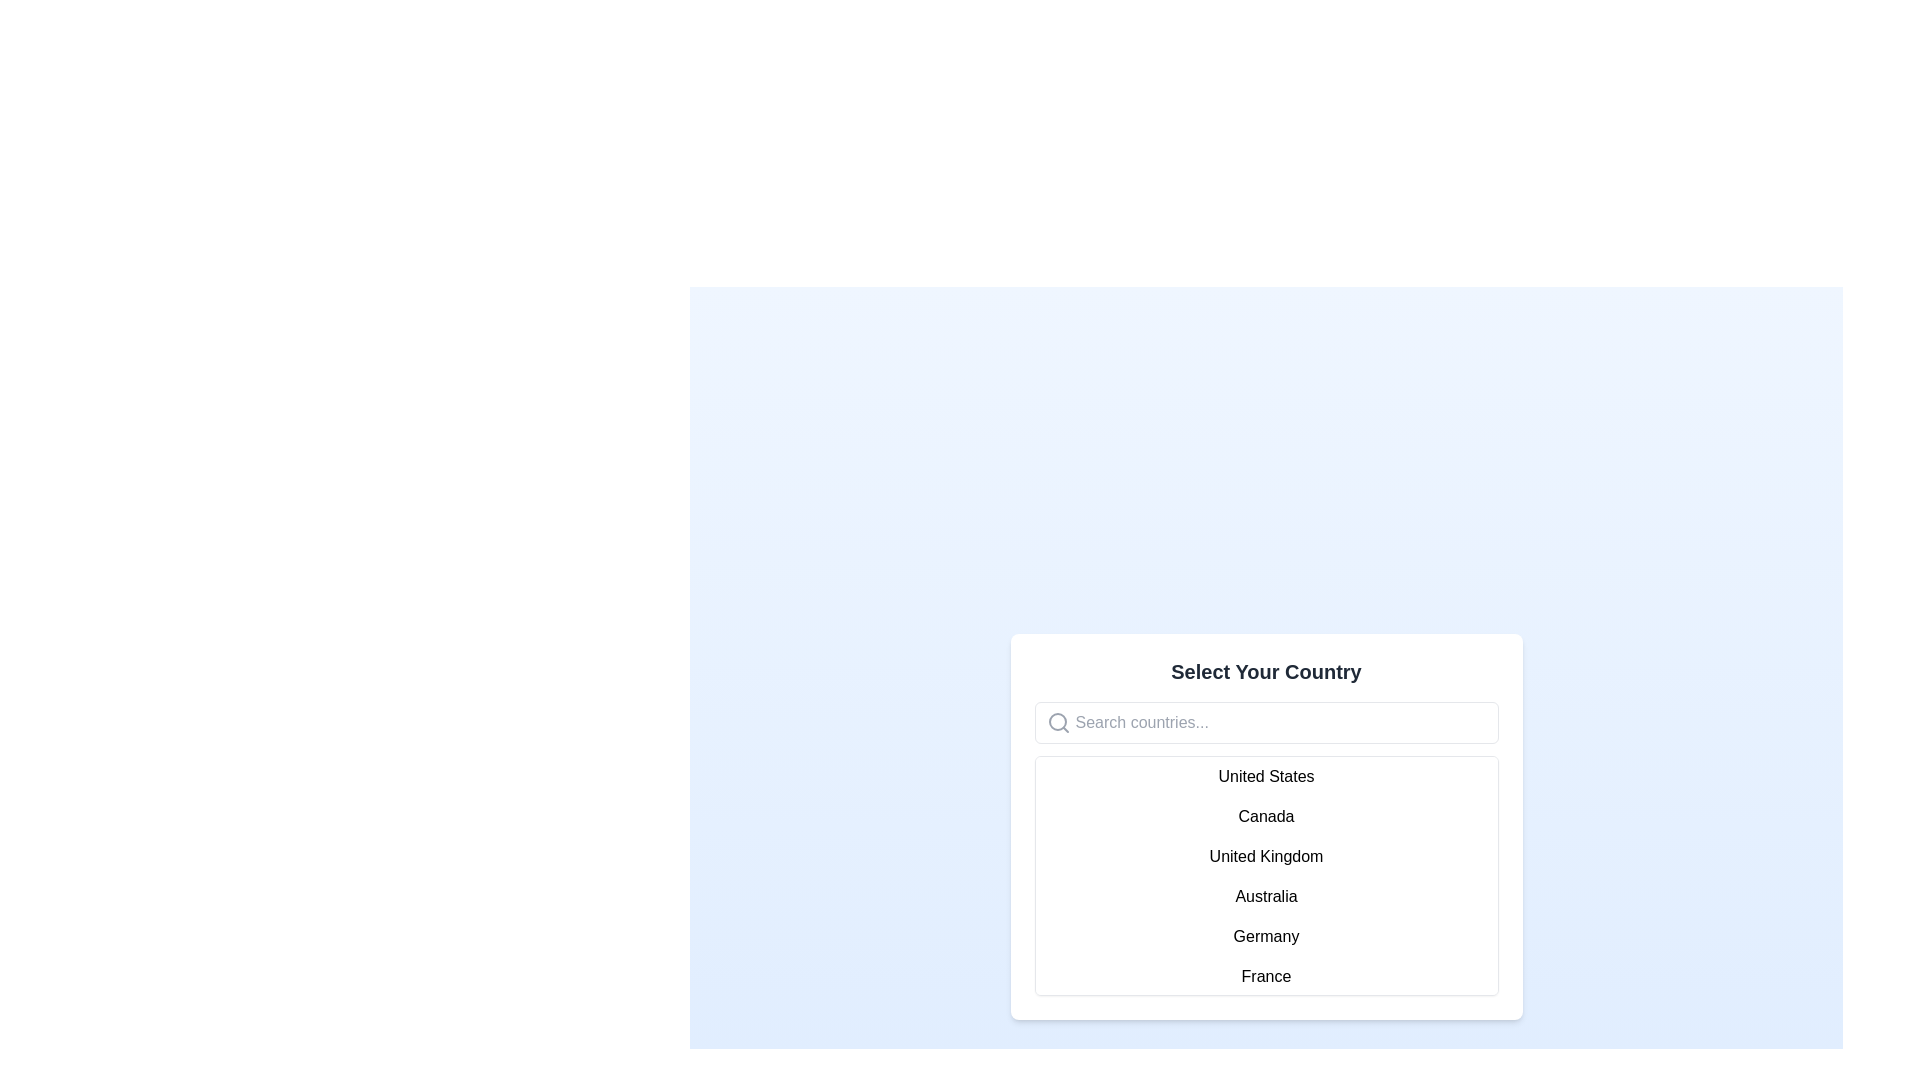 This screenshot has height=1080, width=1920. I want to click on the decorative search icon located inside the search icon to the left of the input field labeled 'Search countries' in the country selection modal dialog, so click(1056, 721).